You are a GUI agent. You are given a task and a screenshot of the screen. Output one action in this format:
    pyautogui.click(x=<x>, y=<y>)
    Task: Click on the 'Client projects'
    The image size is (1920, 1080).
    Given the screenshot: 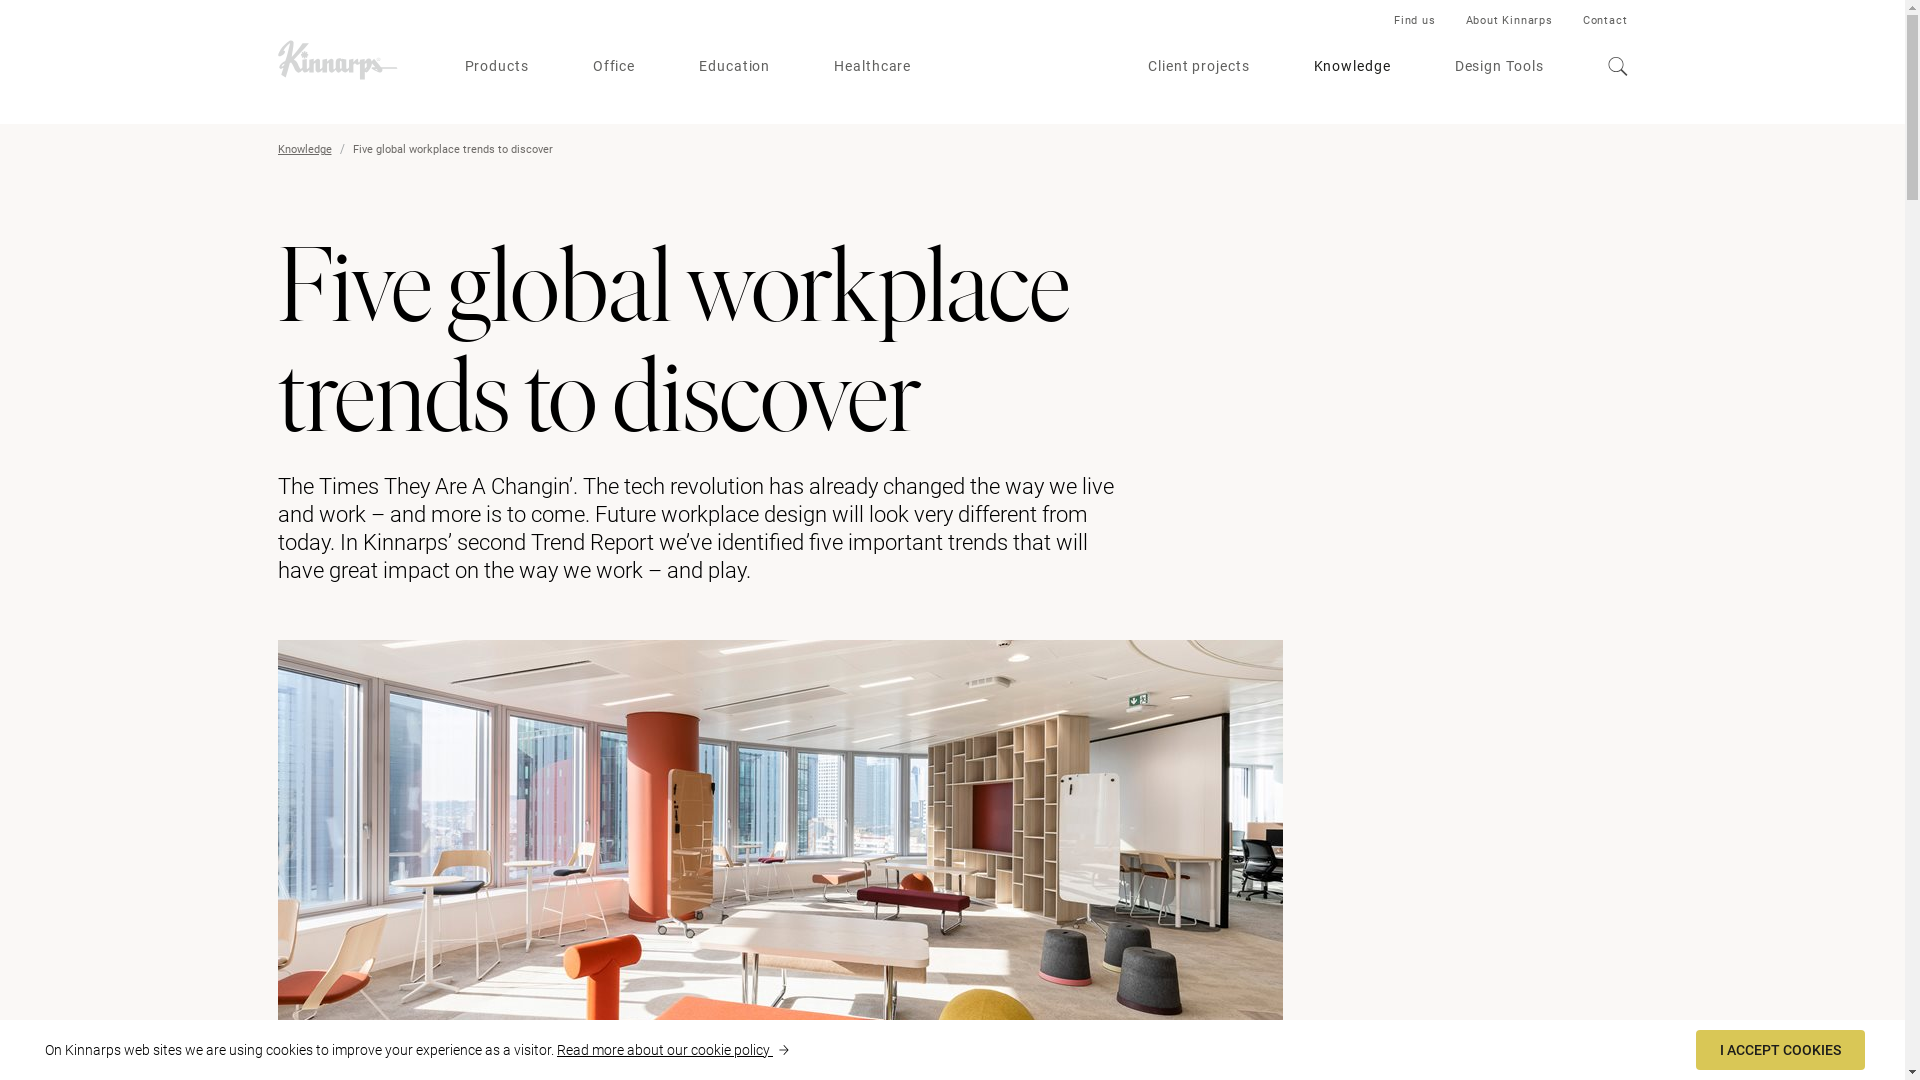 What is the action you would take?
    pyautogui.click(x=1147, y=65)
    